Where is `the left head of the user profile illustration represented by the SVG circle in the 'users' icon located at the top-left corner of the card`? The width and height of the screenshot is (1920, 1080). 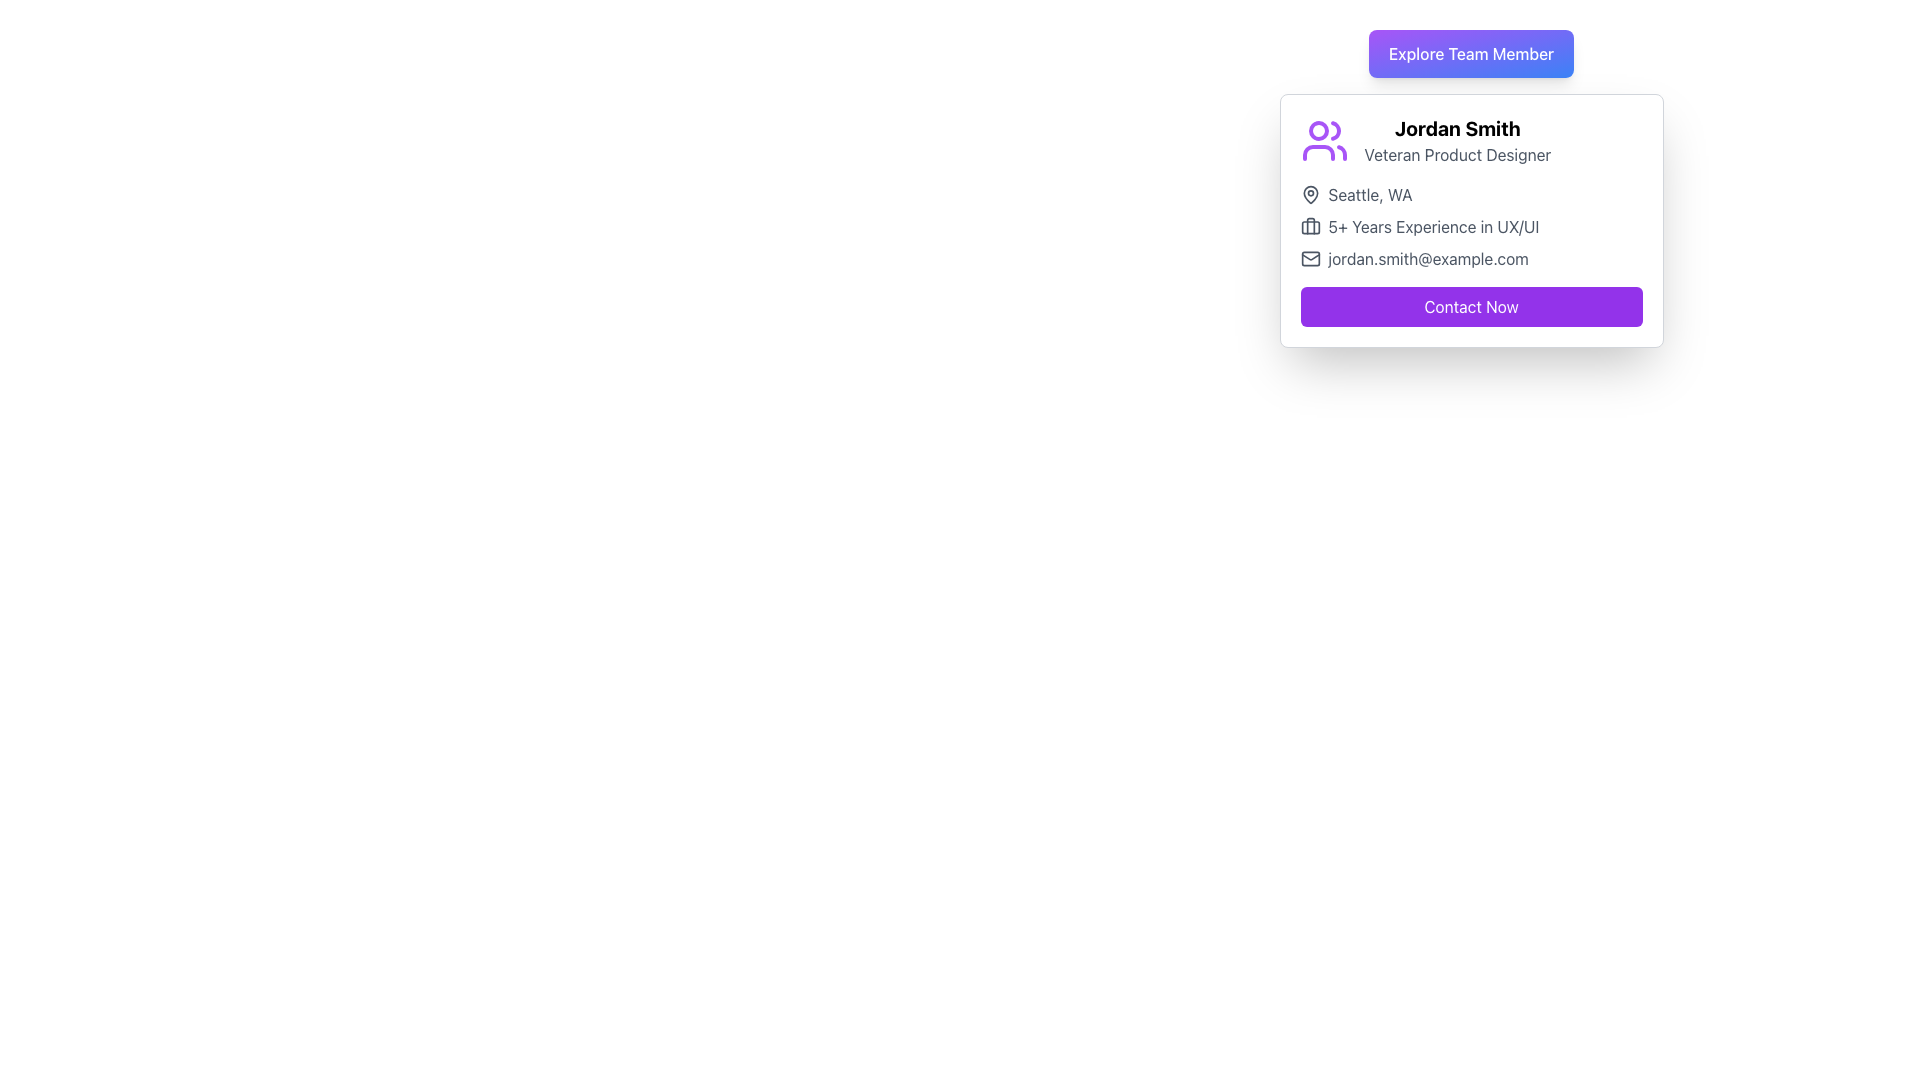 the left head of the user profile illustration represented by the SVG circle in the 'users' icon located at the top-left corner of the card is located at coordinates (1318, 131).